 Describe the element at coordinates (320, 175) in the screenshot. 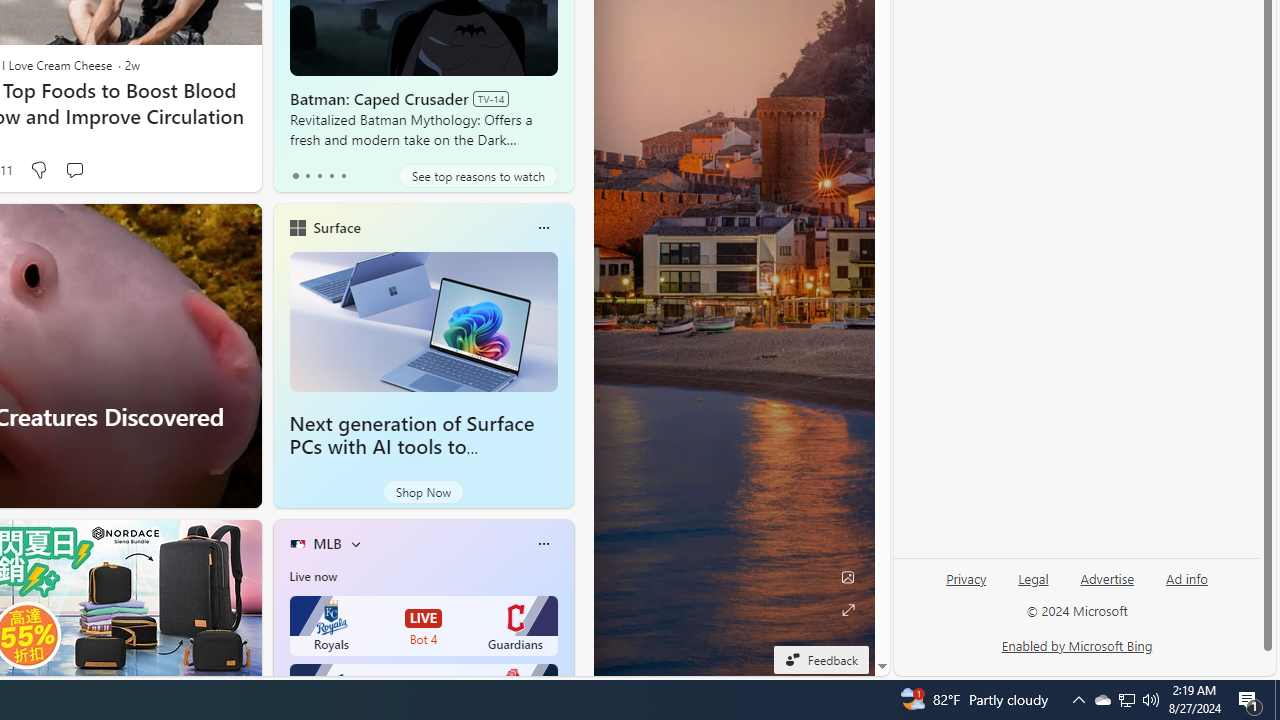

I see `'tab-2'` at that location.